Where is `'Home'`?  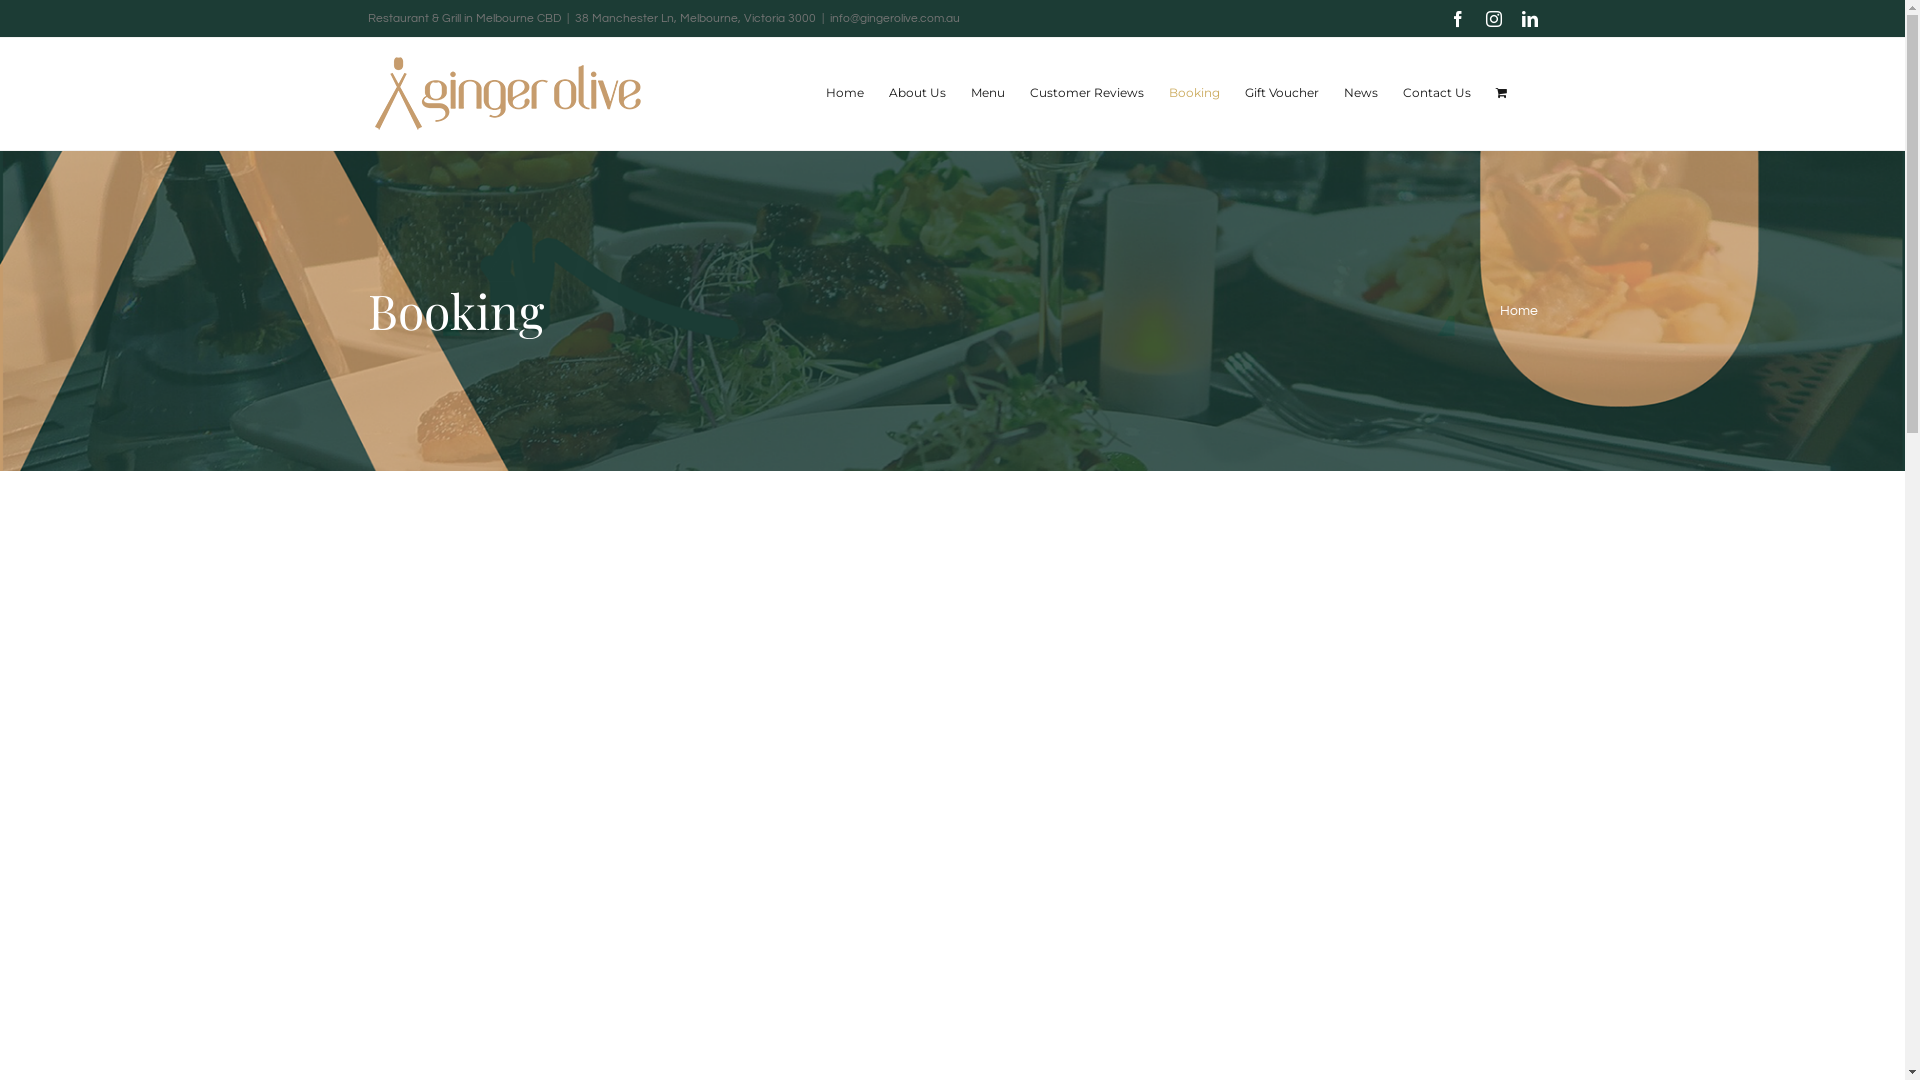
'Home' is located at coordinates (825, 92).